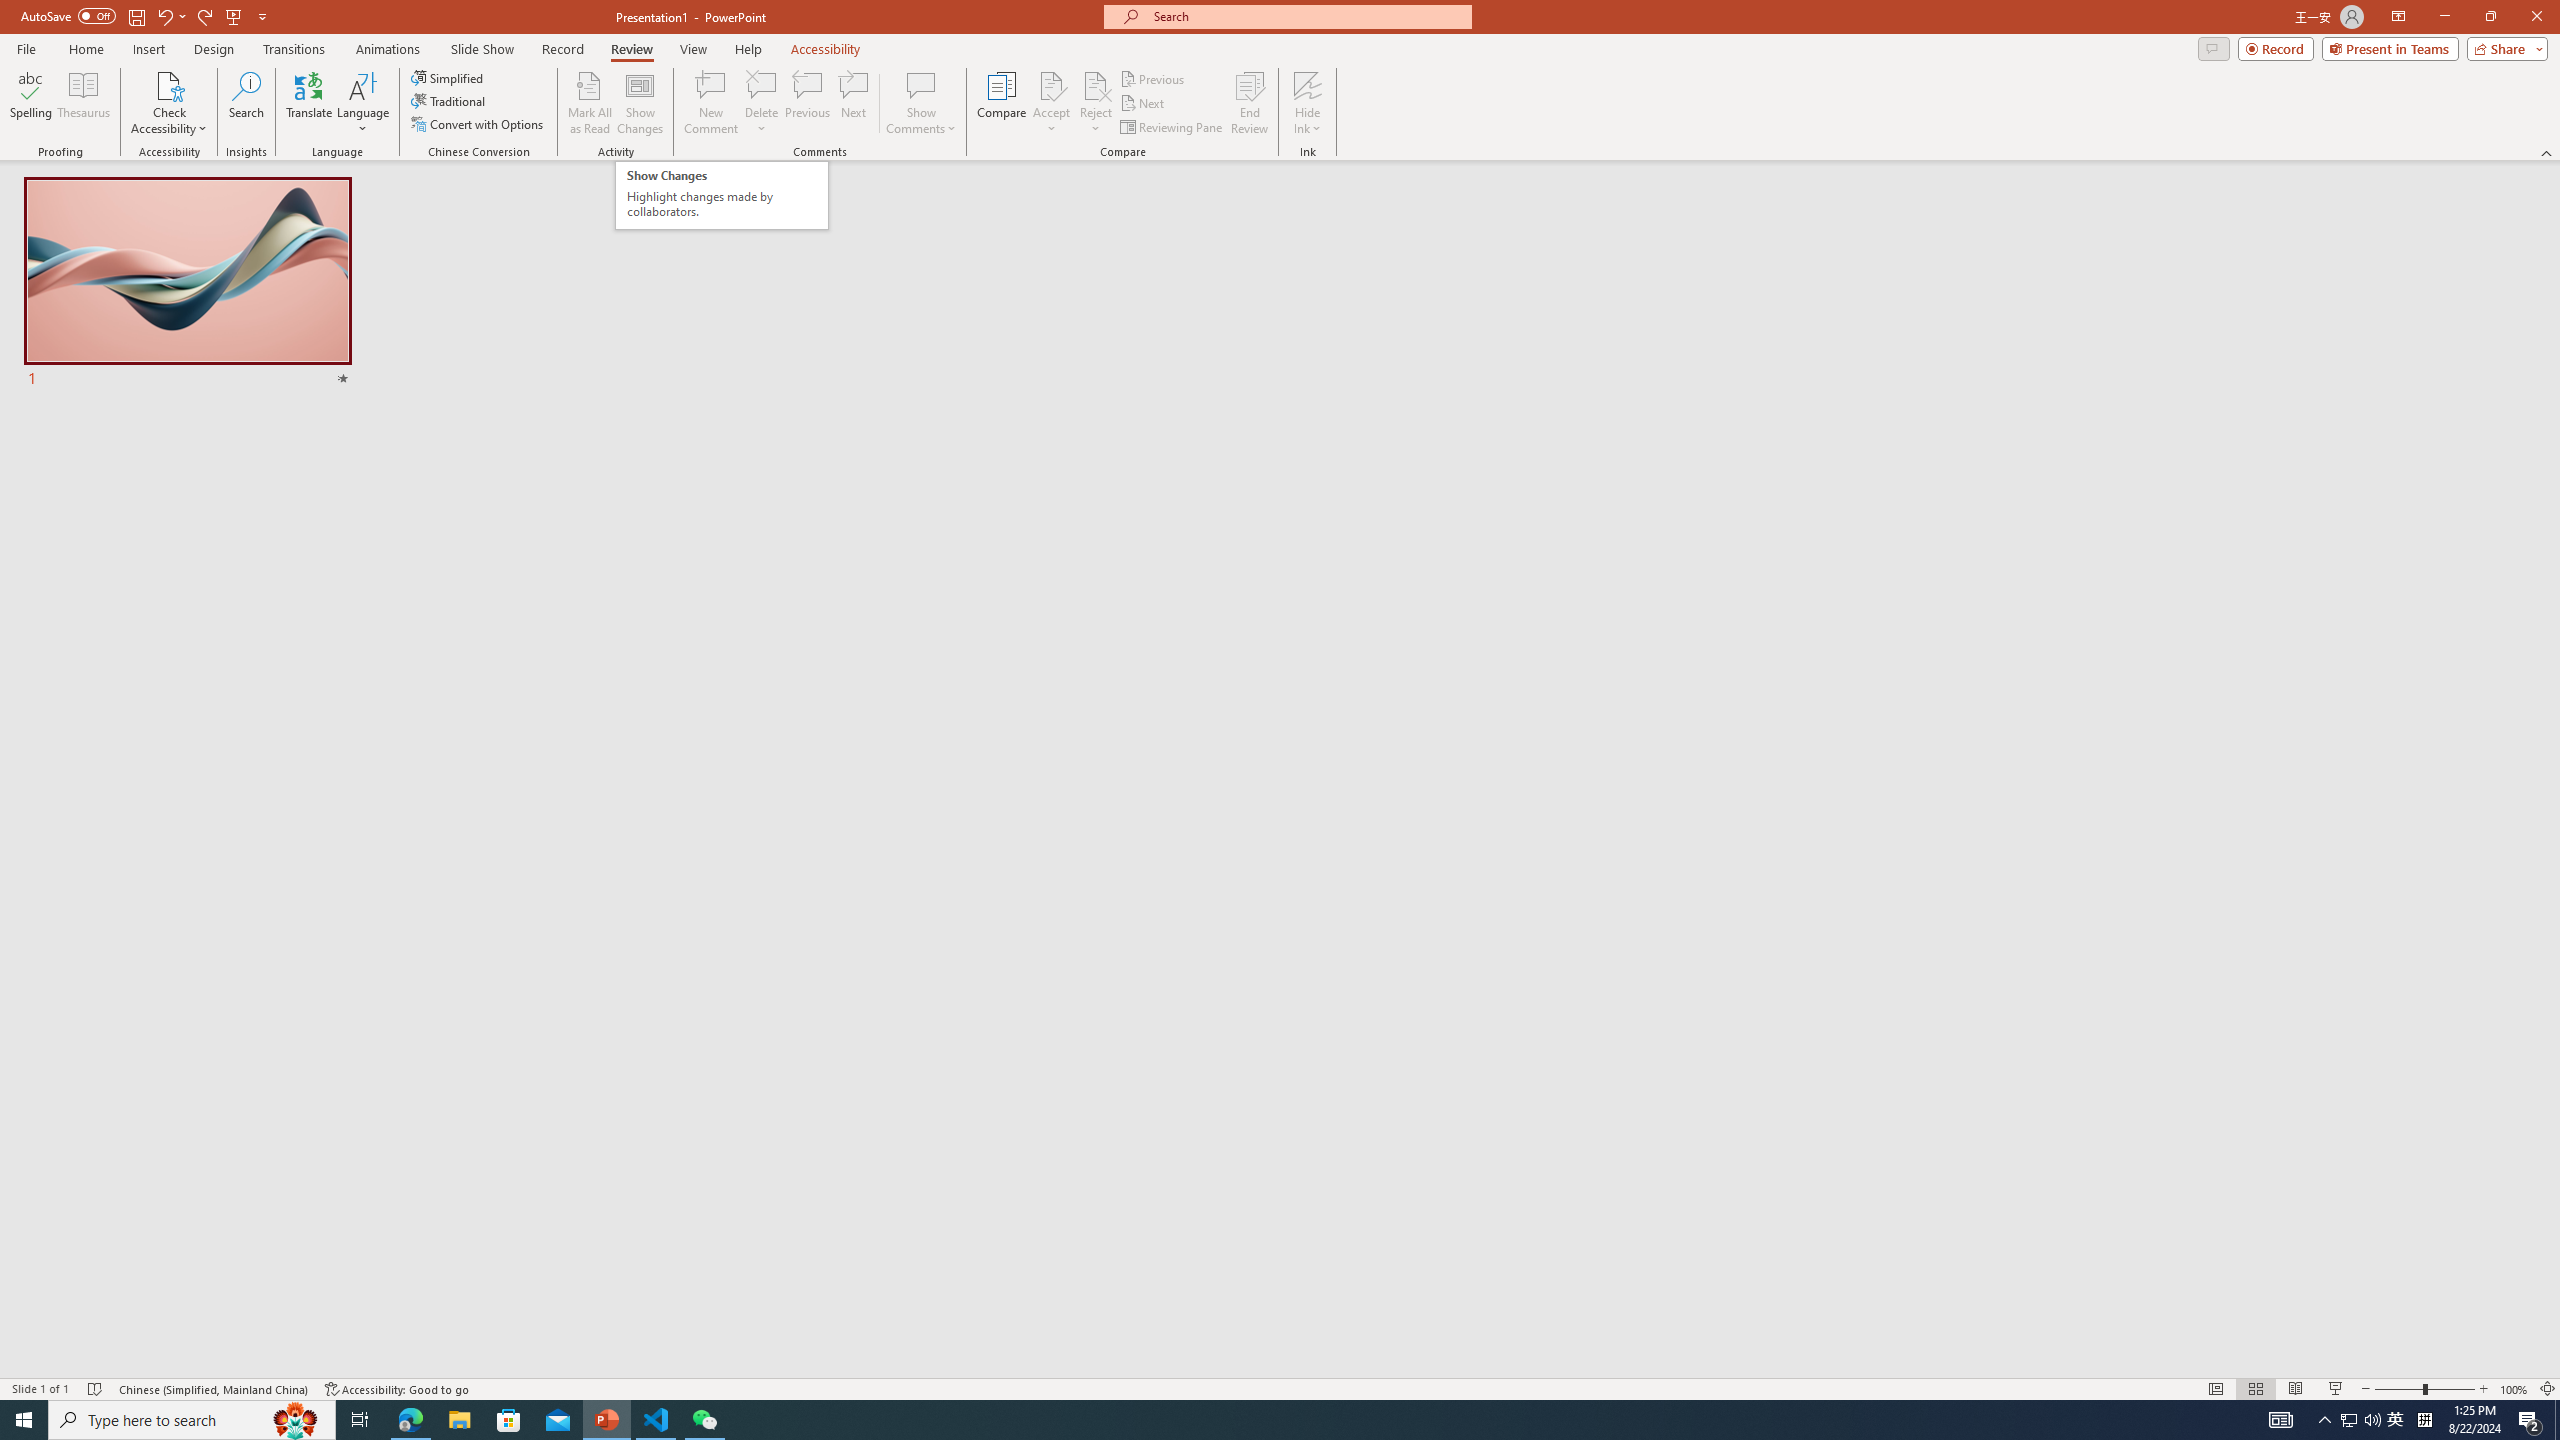 The image size is (2560, 1440). What do you see at coordinates (1171, 127) in the screenshot?
I see `'Reviewing Pane'` at bounding box center [1171, 127].